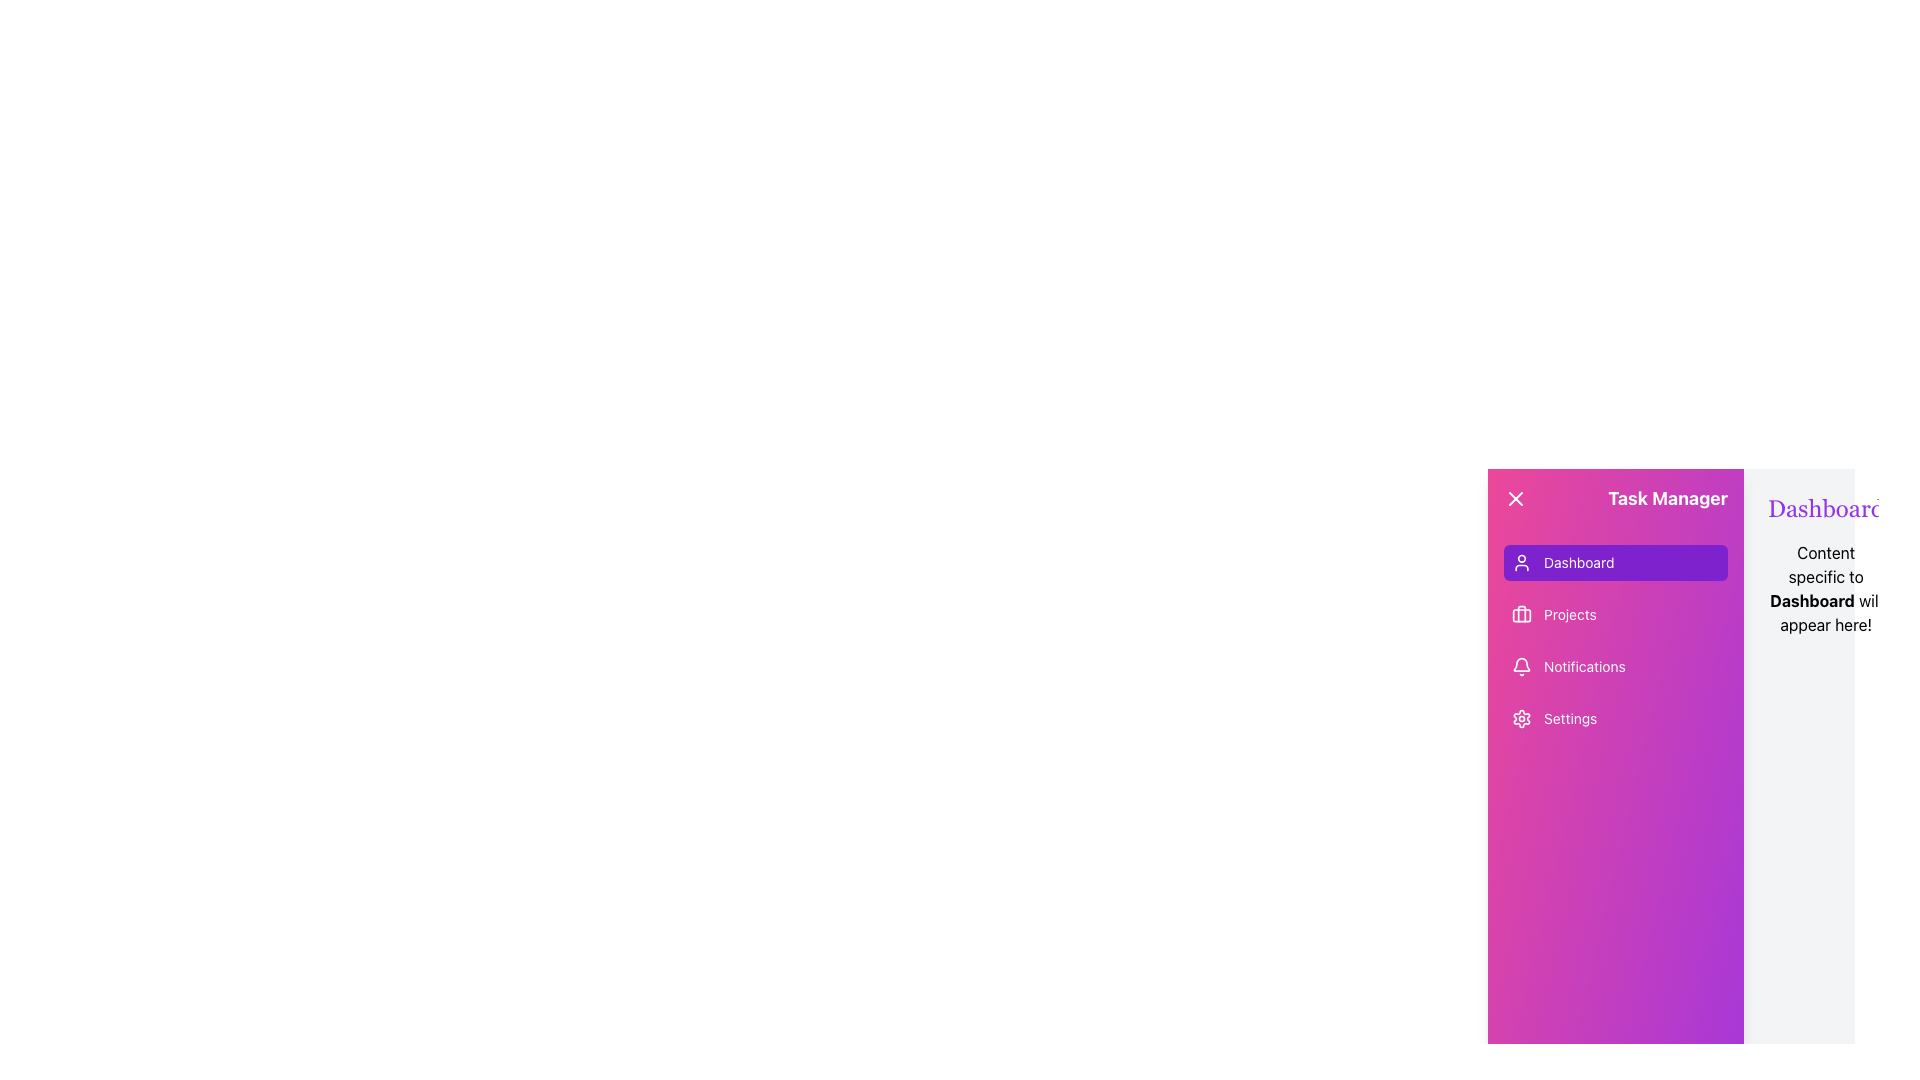 This screenshot has height=1080, width=1920. Describe the element at coordinates (1520, 717) in the screenshot. I see `the gear-shaped icon indicative of settings located as the fourth icon` at that location.